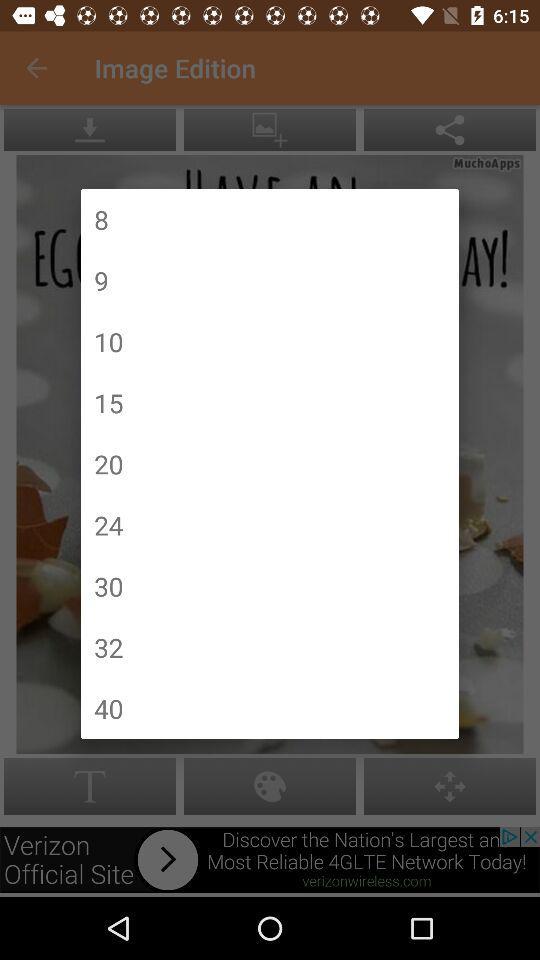 Image resolution: width=540 pixels, height=960 pixels. What do you see at coordinates (108, 401) in the screenshot?
I see `the icon below the 10 icon` at bounding box center [108, 401].